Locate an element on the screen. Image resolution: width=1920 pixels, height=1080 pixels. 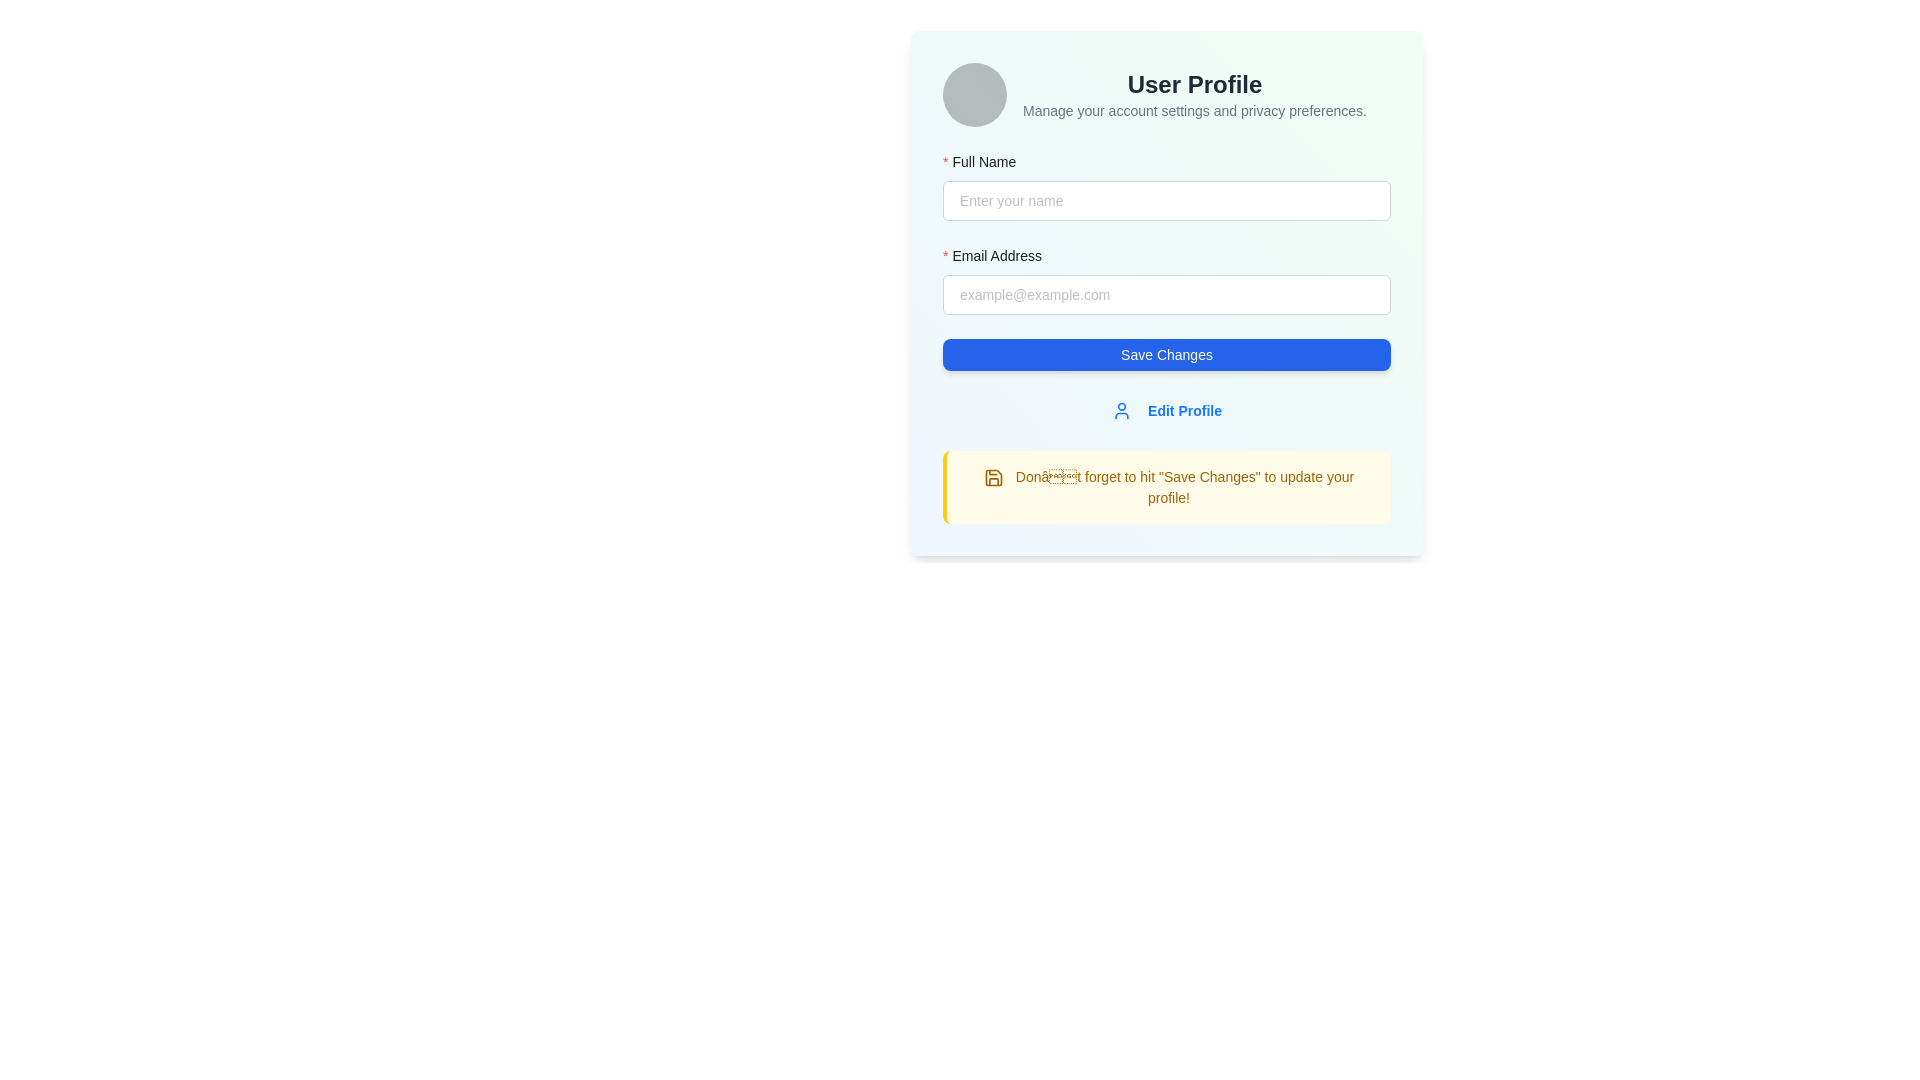
the user profile icon located to the left of the 'Edit Profile' button is located at coordinates (1122, 410).